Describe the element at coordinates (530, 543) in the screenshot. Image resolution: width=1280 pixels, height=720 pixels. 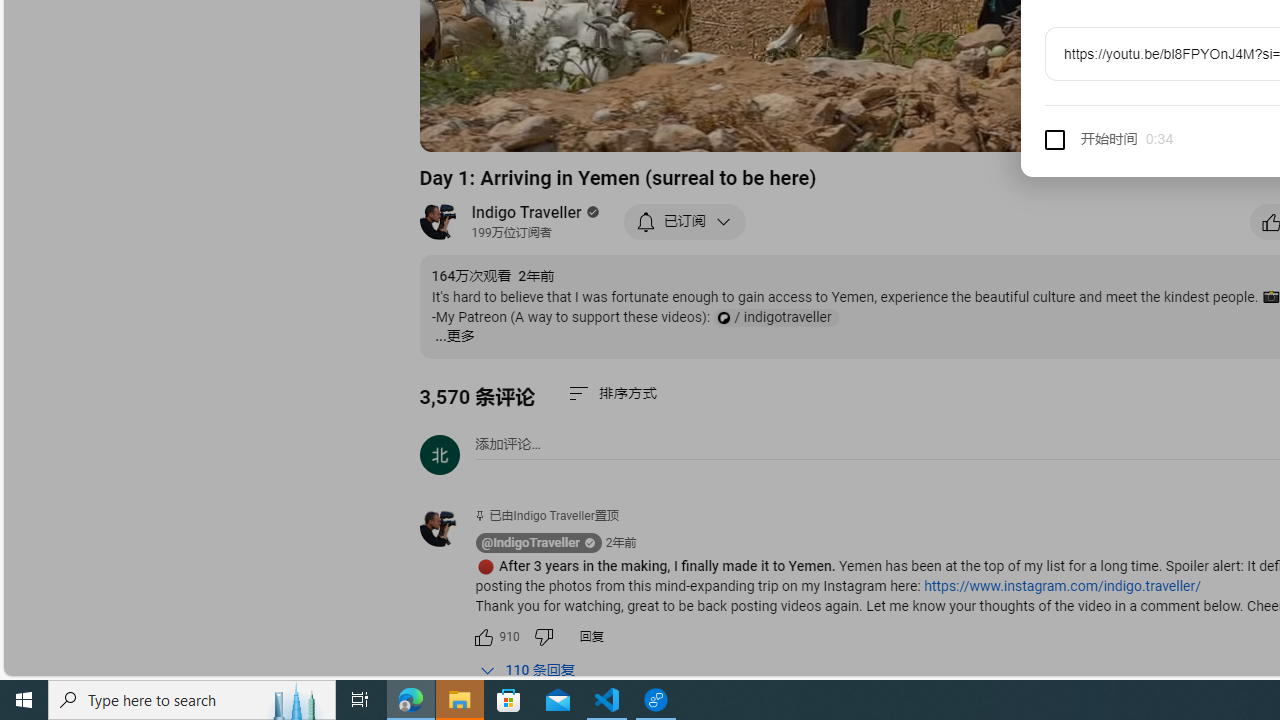
I see `'@IndigoTraveller'` at that location.